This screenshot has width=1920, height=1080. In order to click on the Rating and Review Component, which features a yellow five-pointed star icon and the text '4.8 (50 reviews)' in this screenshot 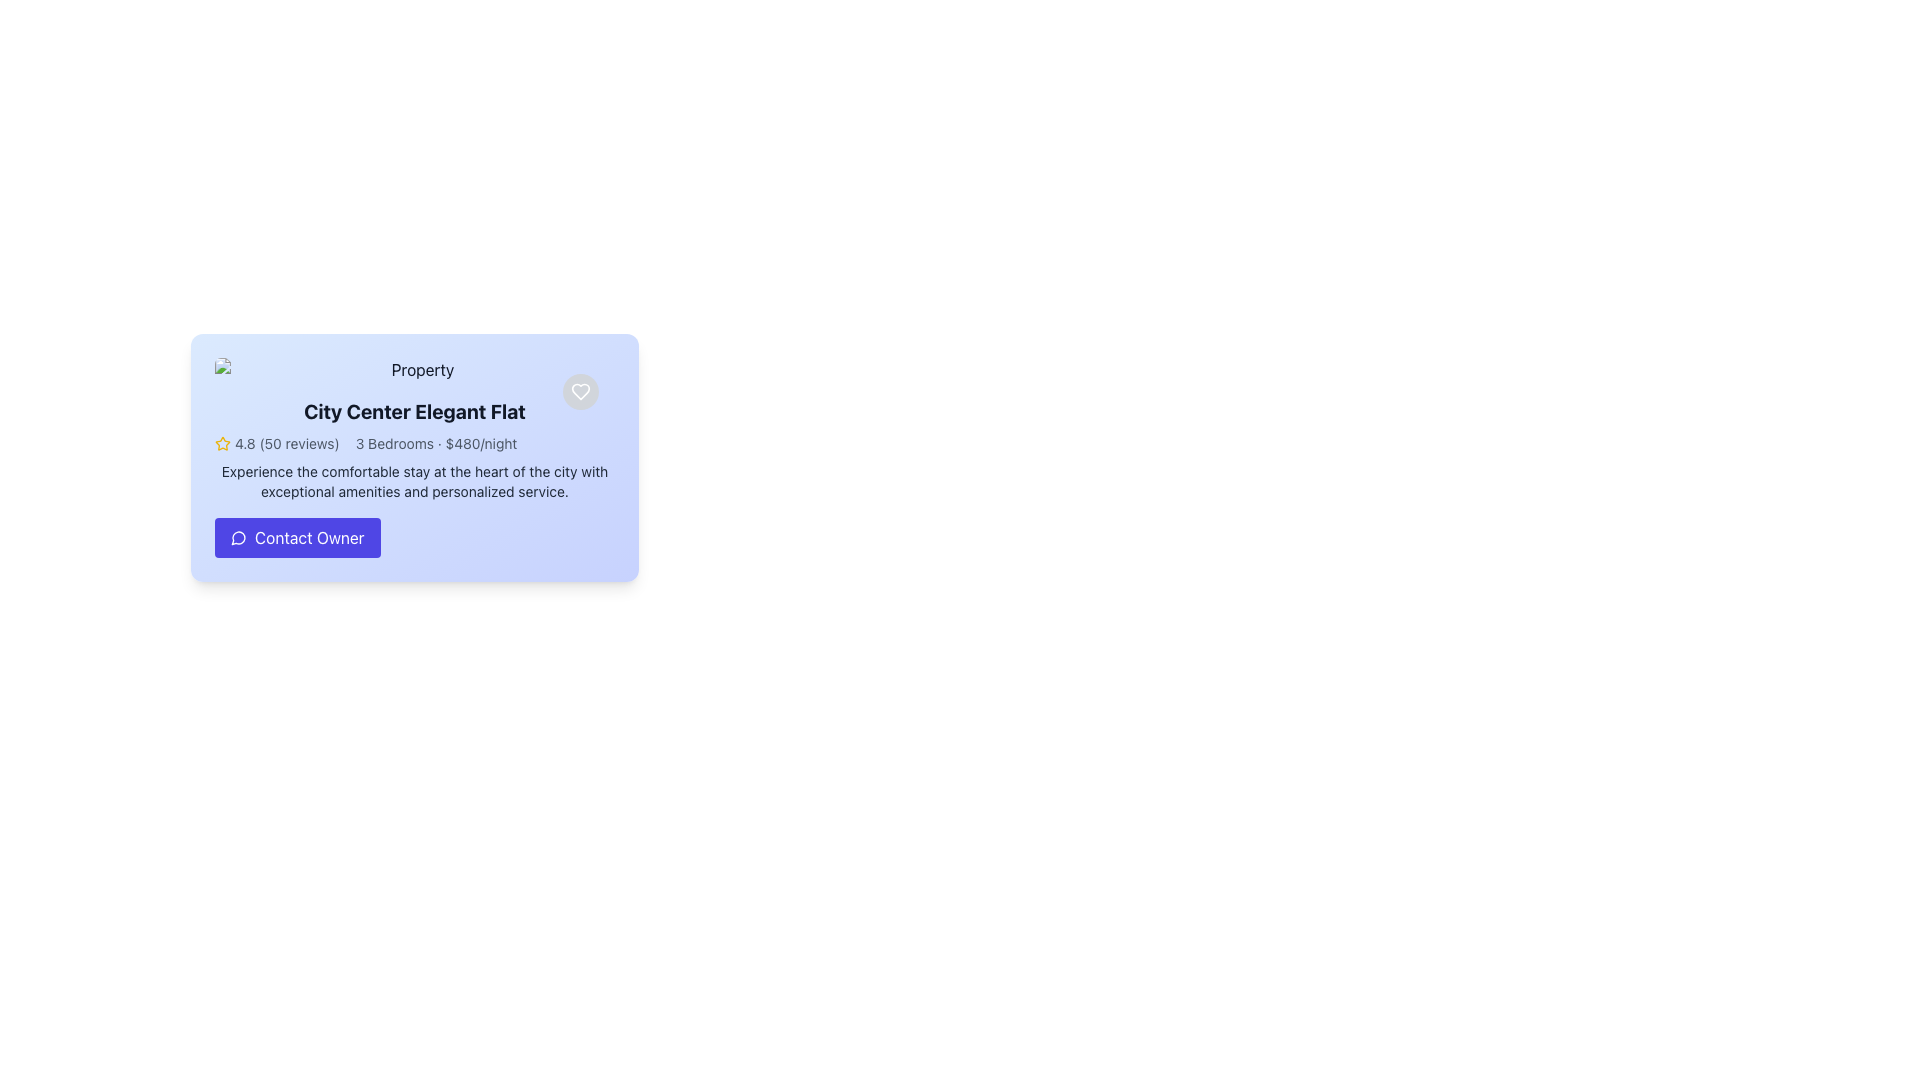, I will do `click(276, 442)`.